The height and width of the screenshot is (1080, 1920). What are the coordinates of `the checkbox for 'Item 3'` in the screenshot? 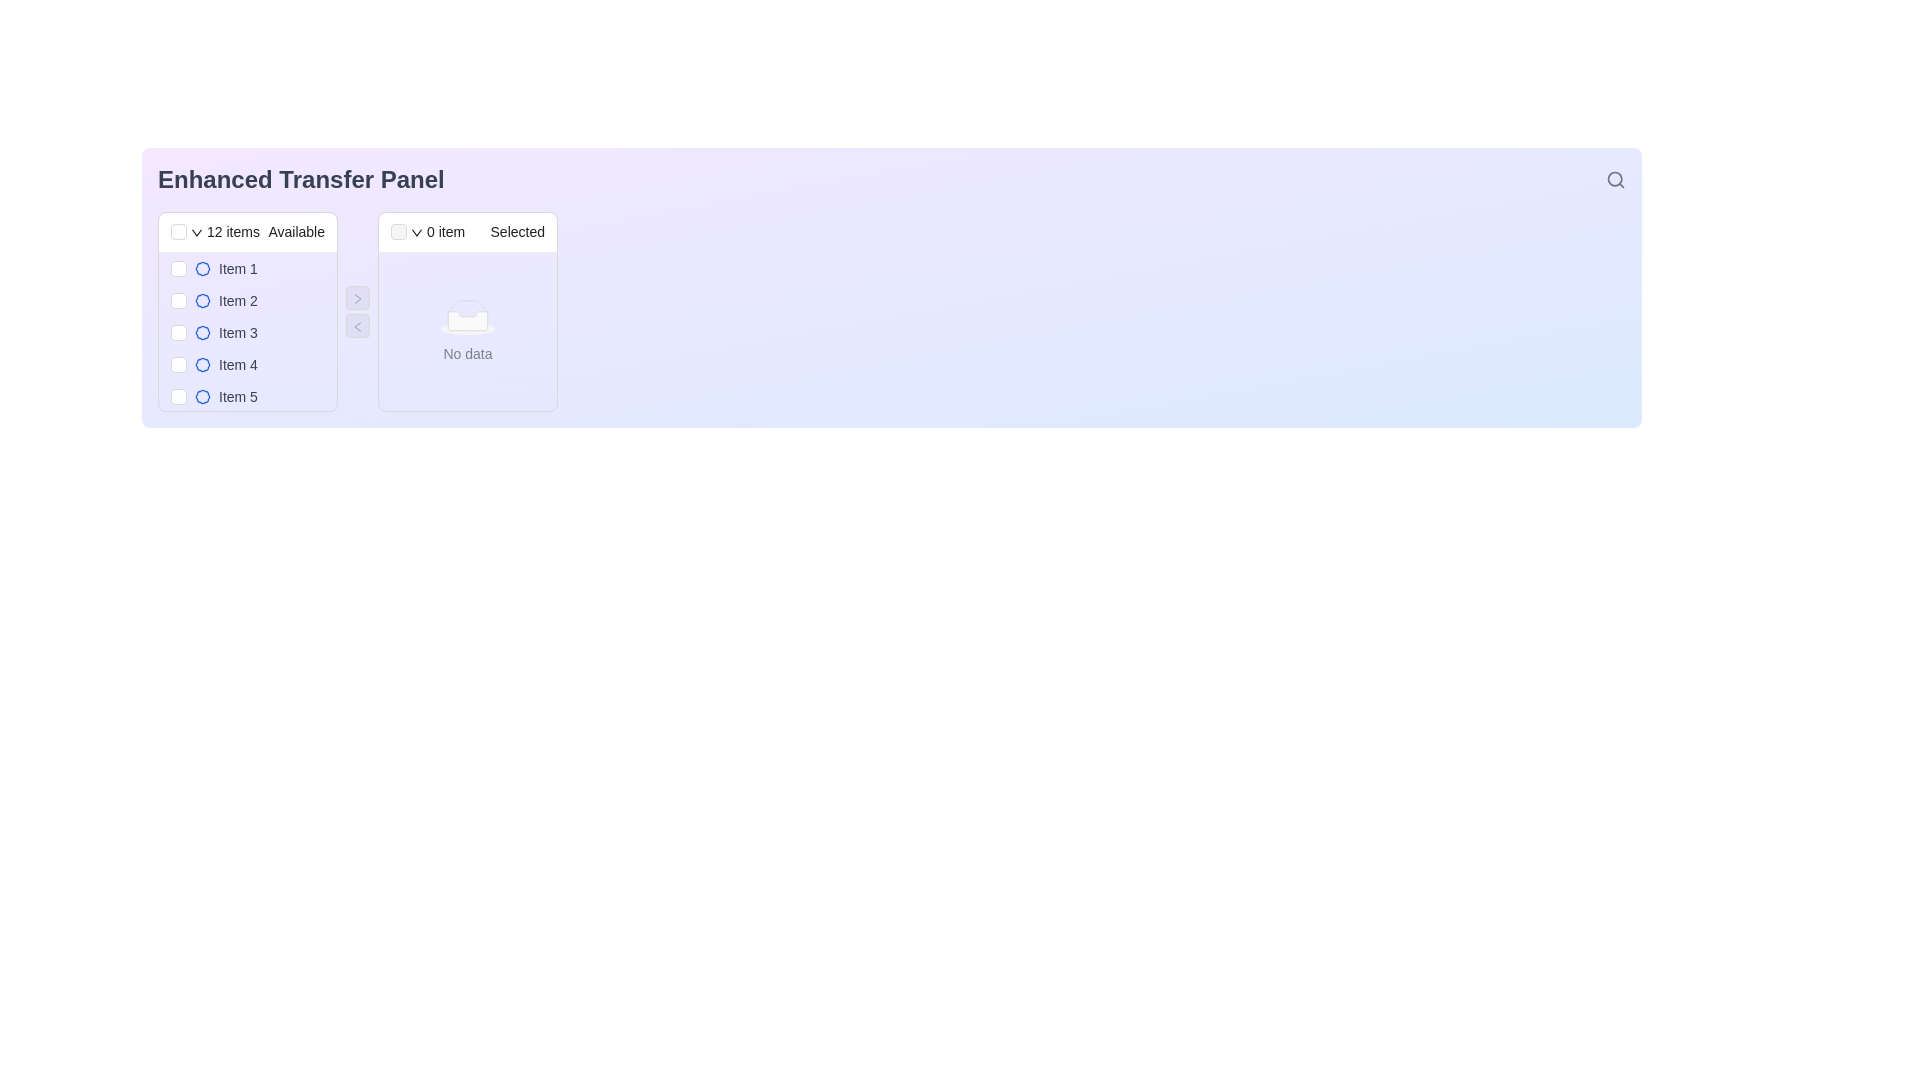 It's located at (178, 331).